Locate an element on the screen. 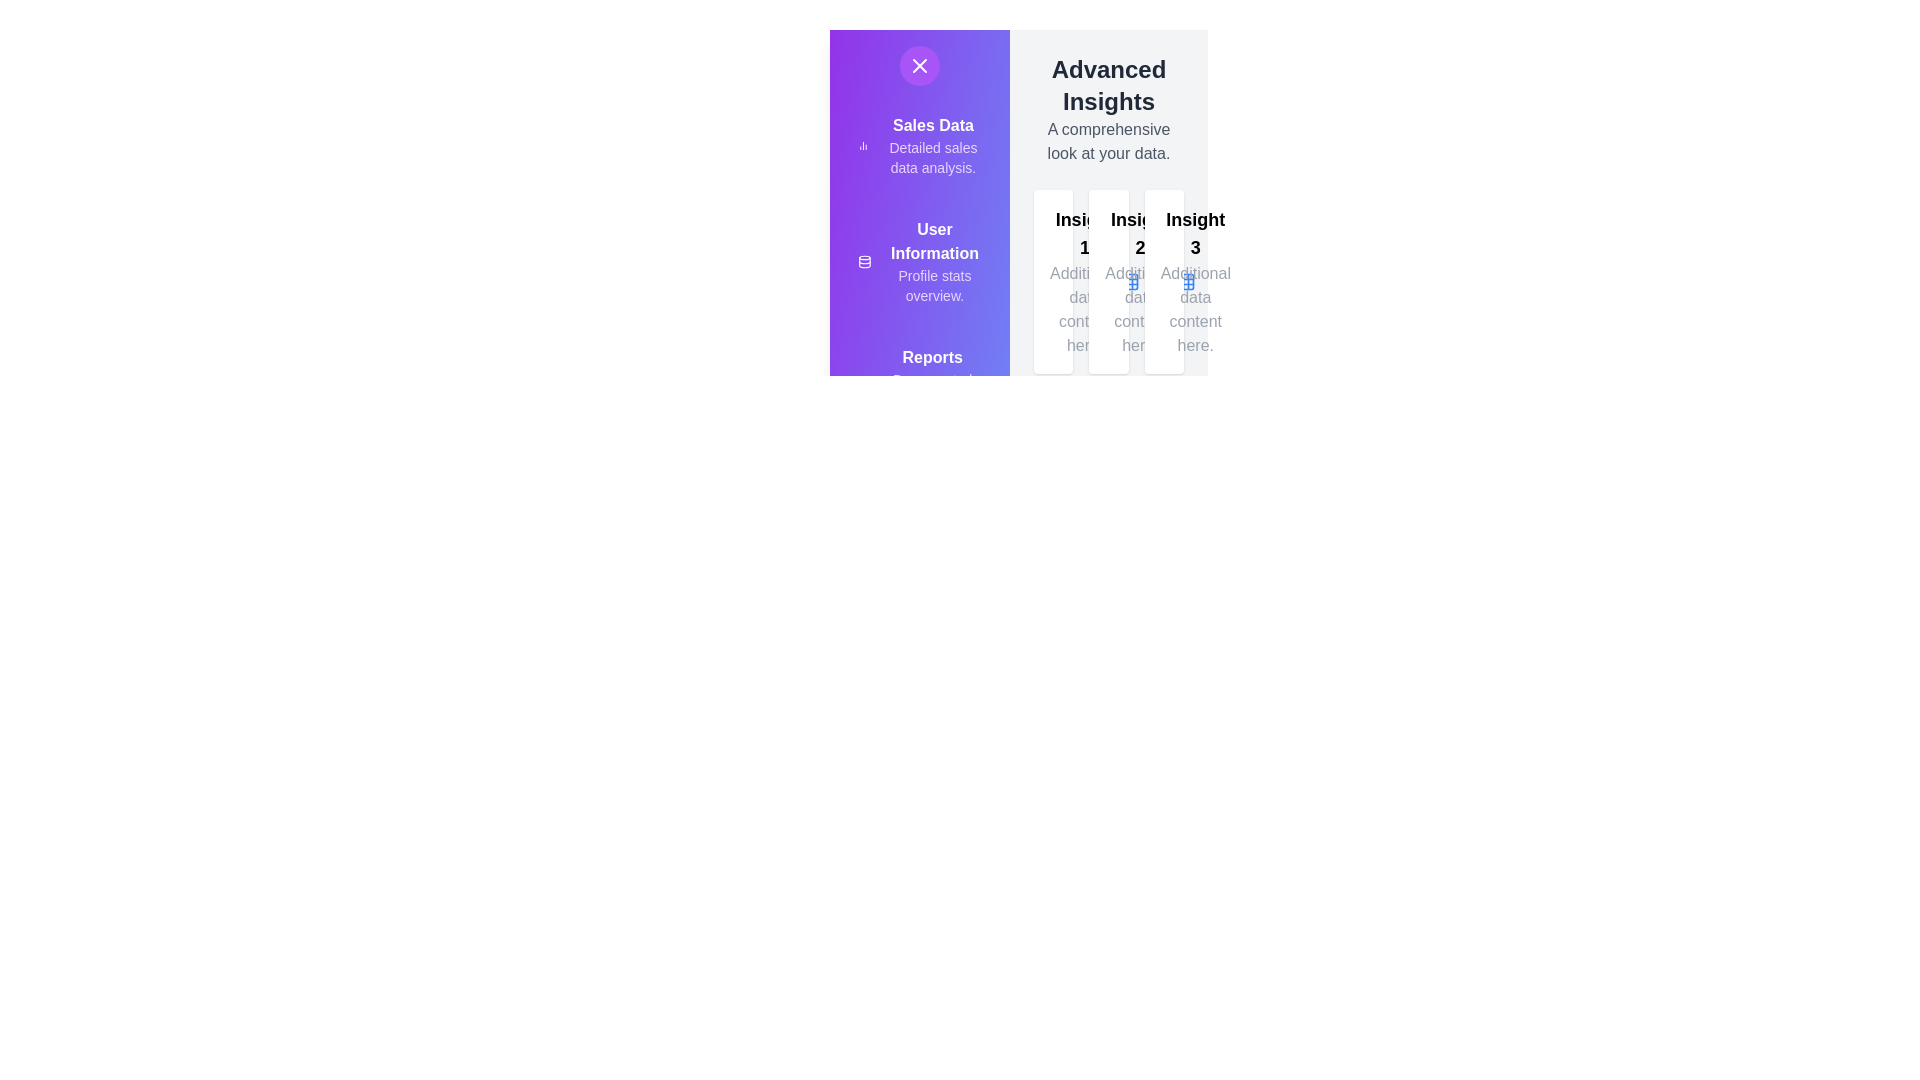 This screenshot has width=1920, height=1080. toggle button to toggle the side drawer open or closed is located at coordinates (919, 64).